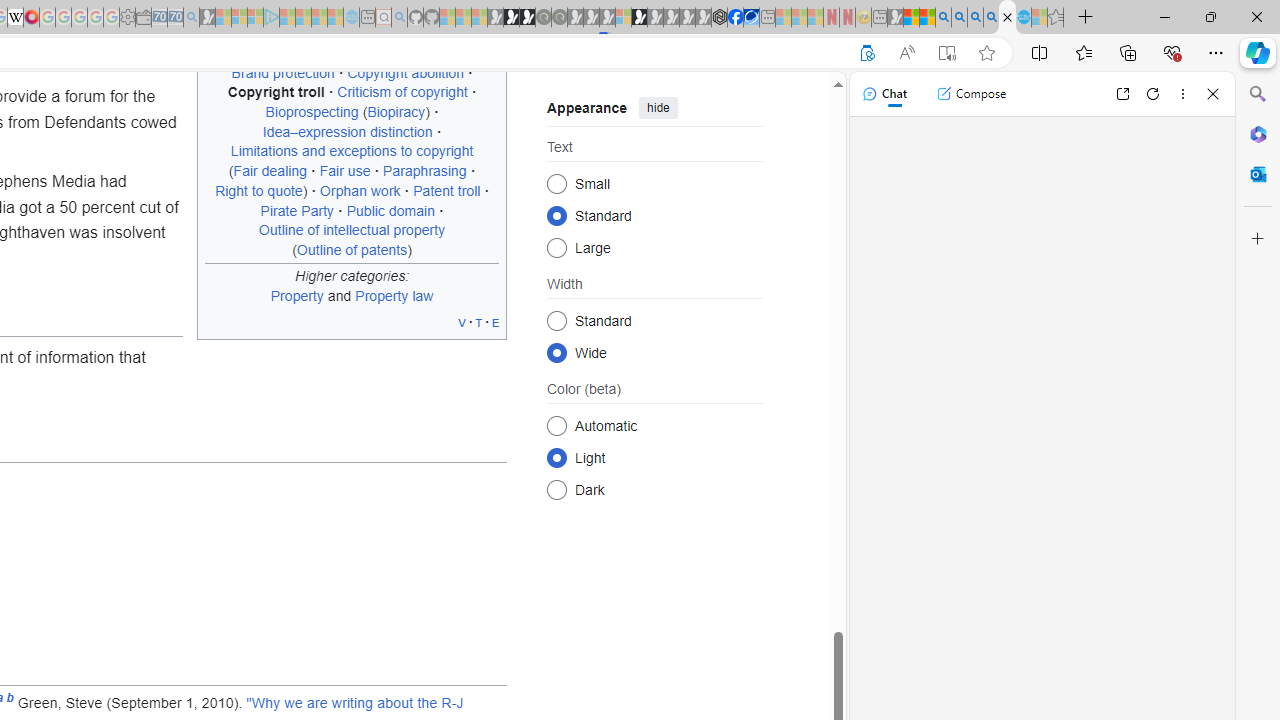 This screenshot has width=1280, height=720. I want to click on 'Light', so click(556, 457).